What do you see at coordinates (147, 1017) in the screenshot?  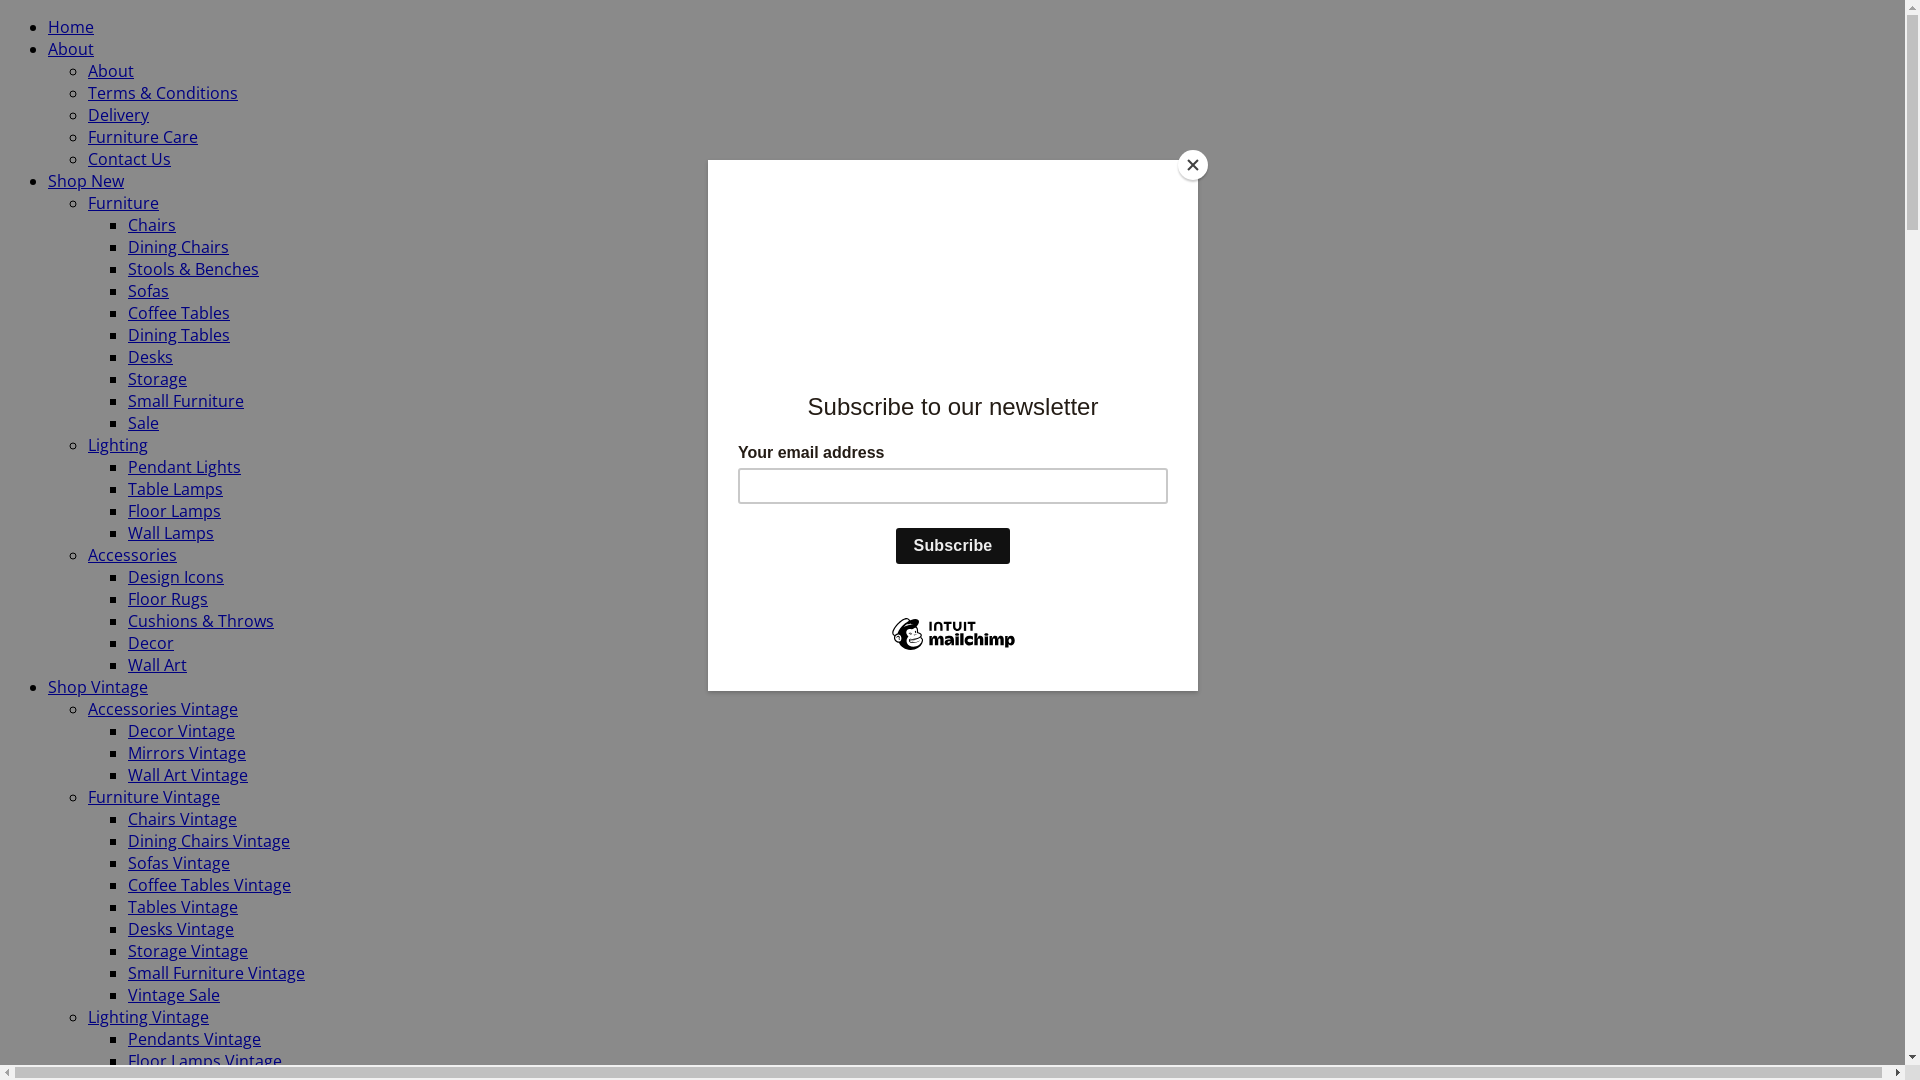 I see `'Lighting Vintage'` at bounding box center [147, 1017].